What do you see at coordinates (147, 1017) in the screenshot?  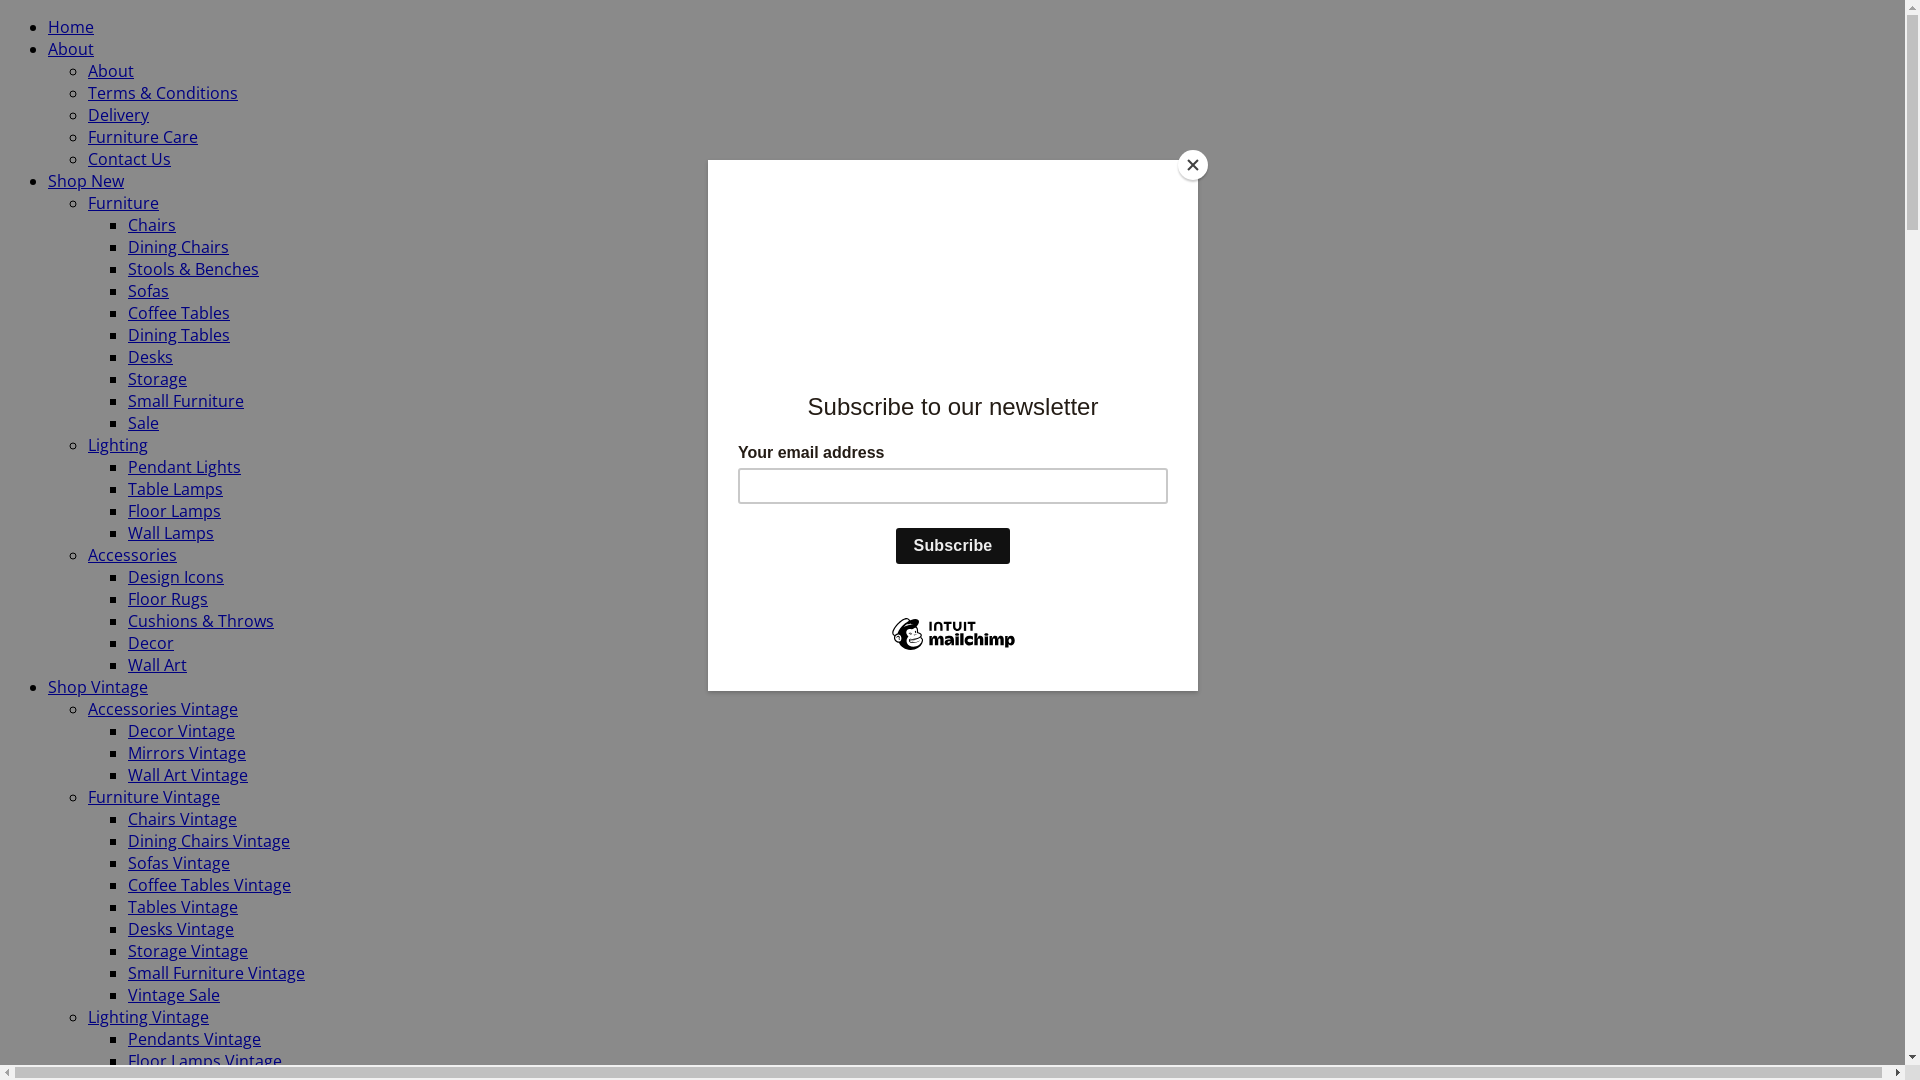 I see `'Lighting Vintage'` at bounding box center [147, 1017].